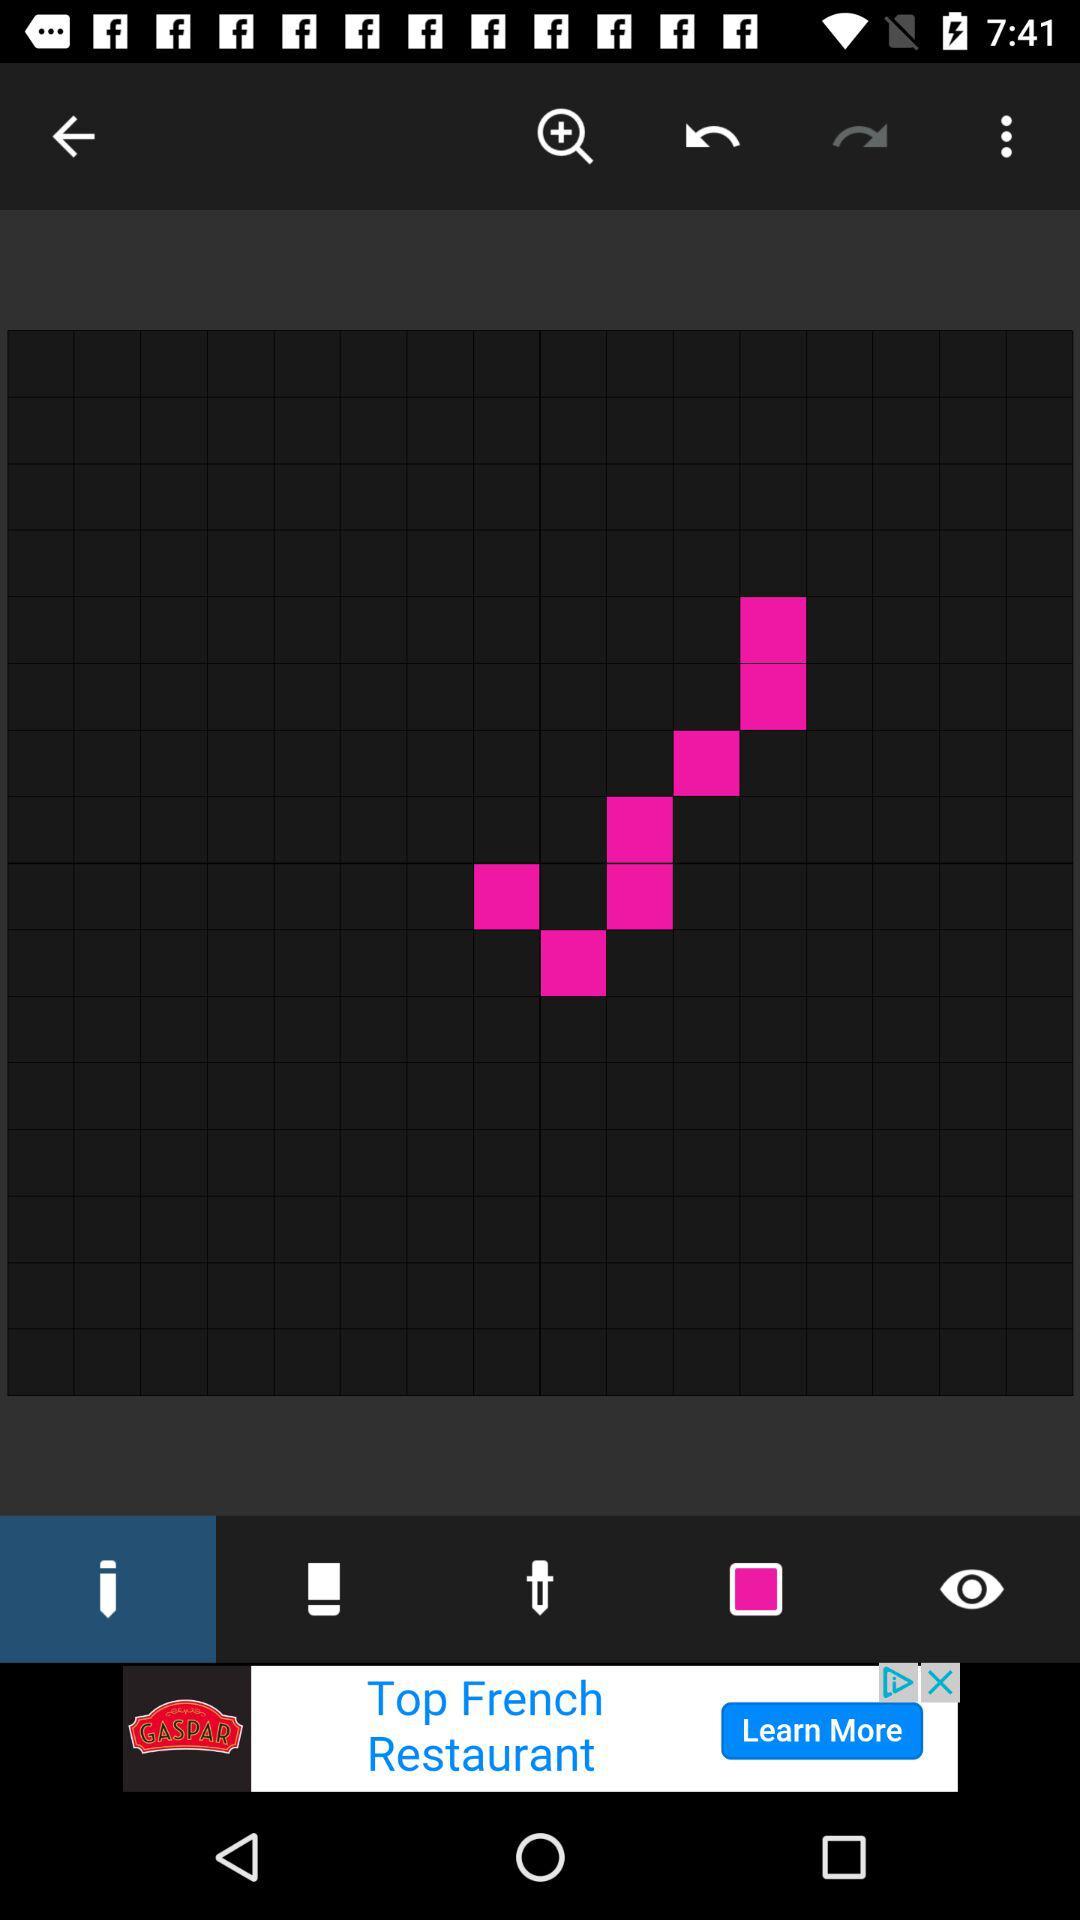  I want to click on rotate forward, so click(858, 135).